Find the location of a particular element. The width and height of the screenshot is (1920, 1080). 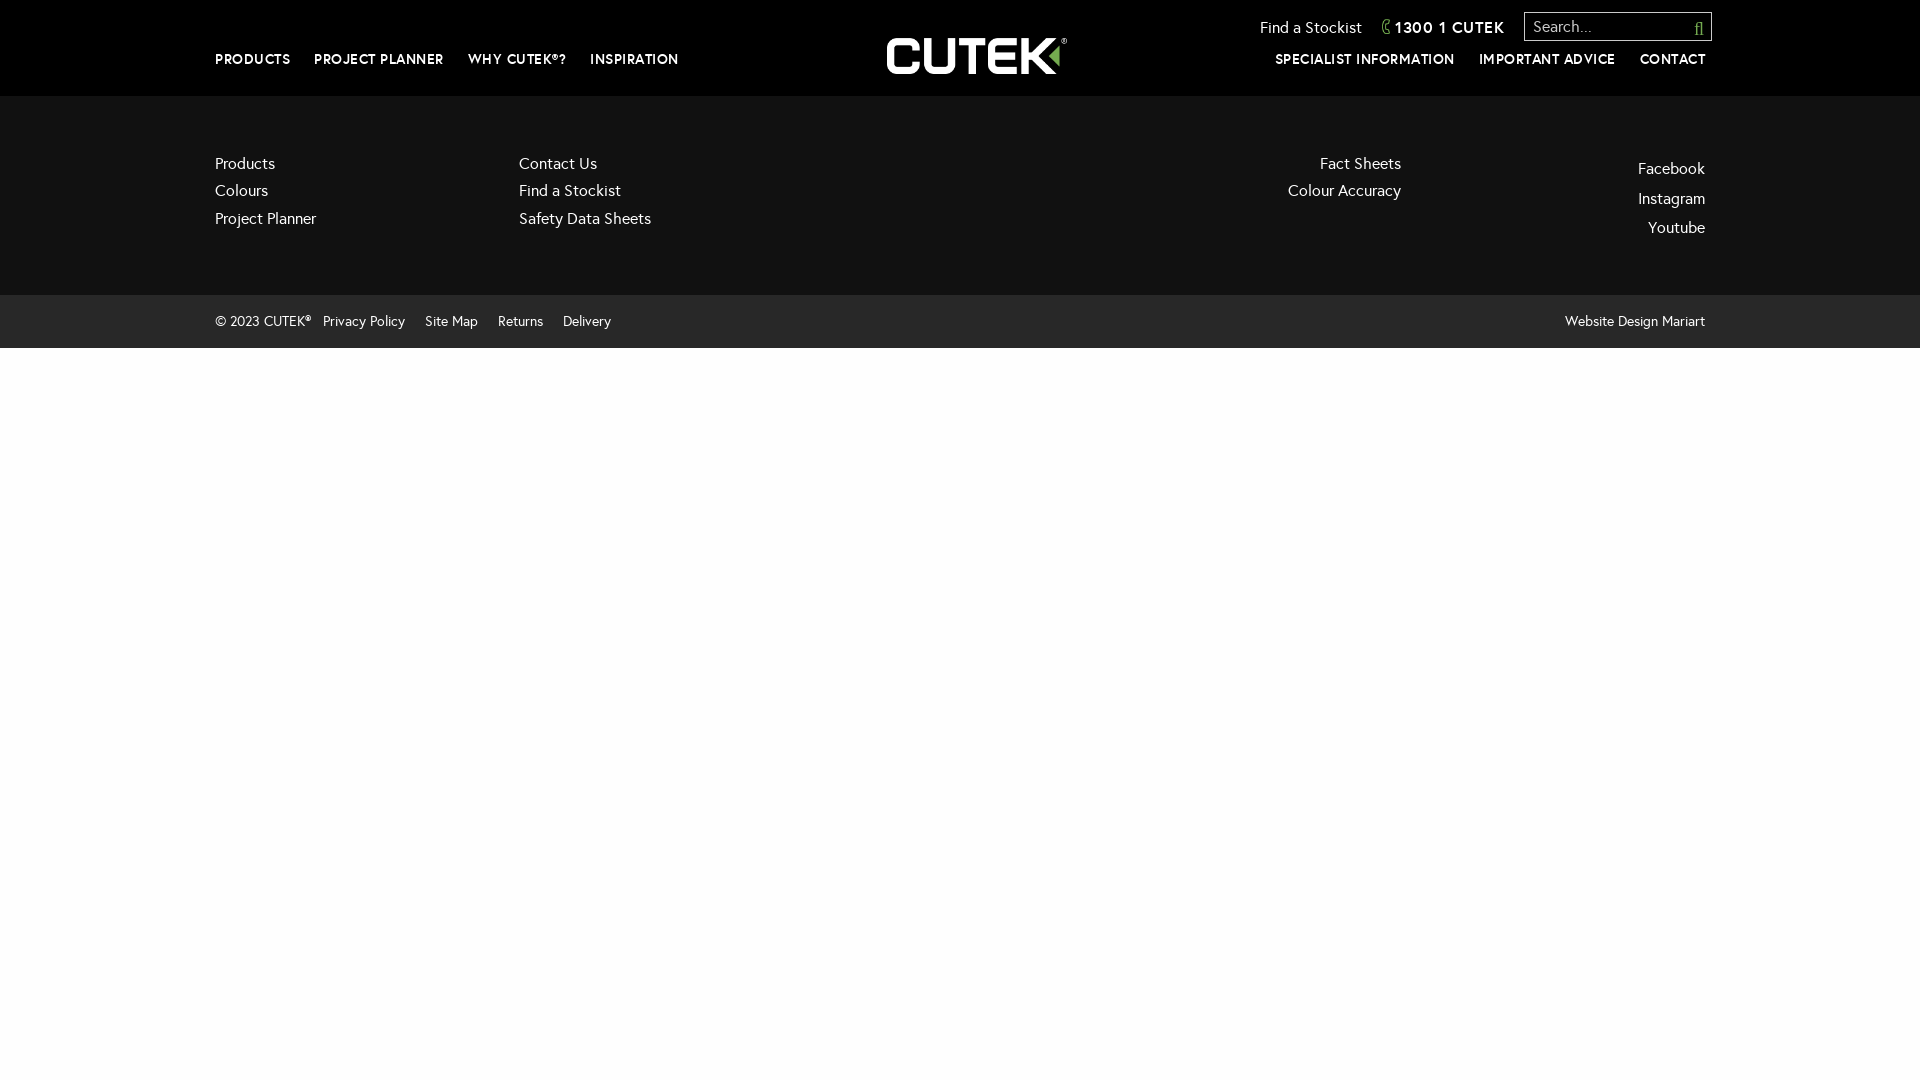

'PROJECT PLANNER' is located at coordinates (379, 57).